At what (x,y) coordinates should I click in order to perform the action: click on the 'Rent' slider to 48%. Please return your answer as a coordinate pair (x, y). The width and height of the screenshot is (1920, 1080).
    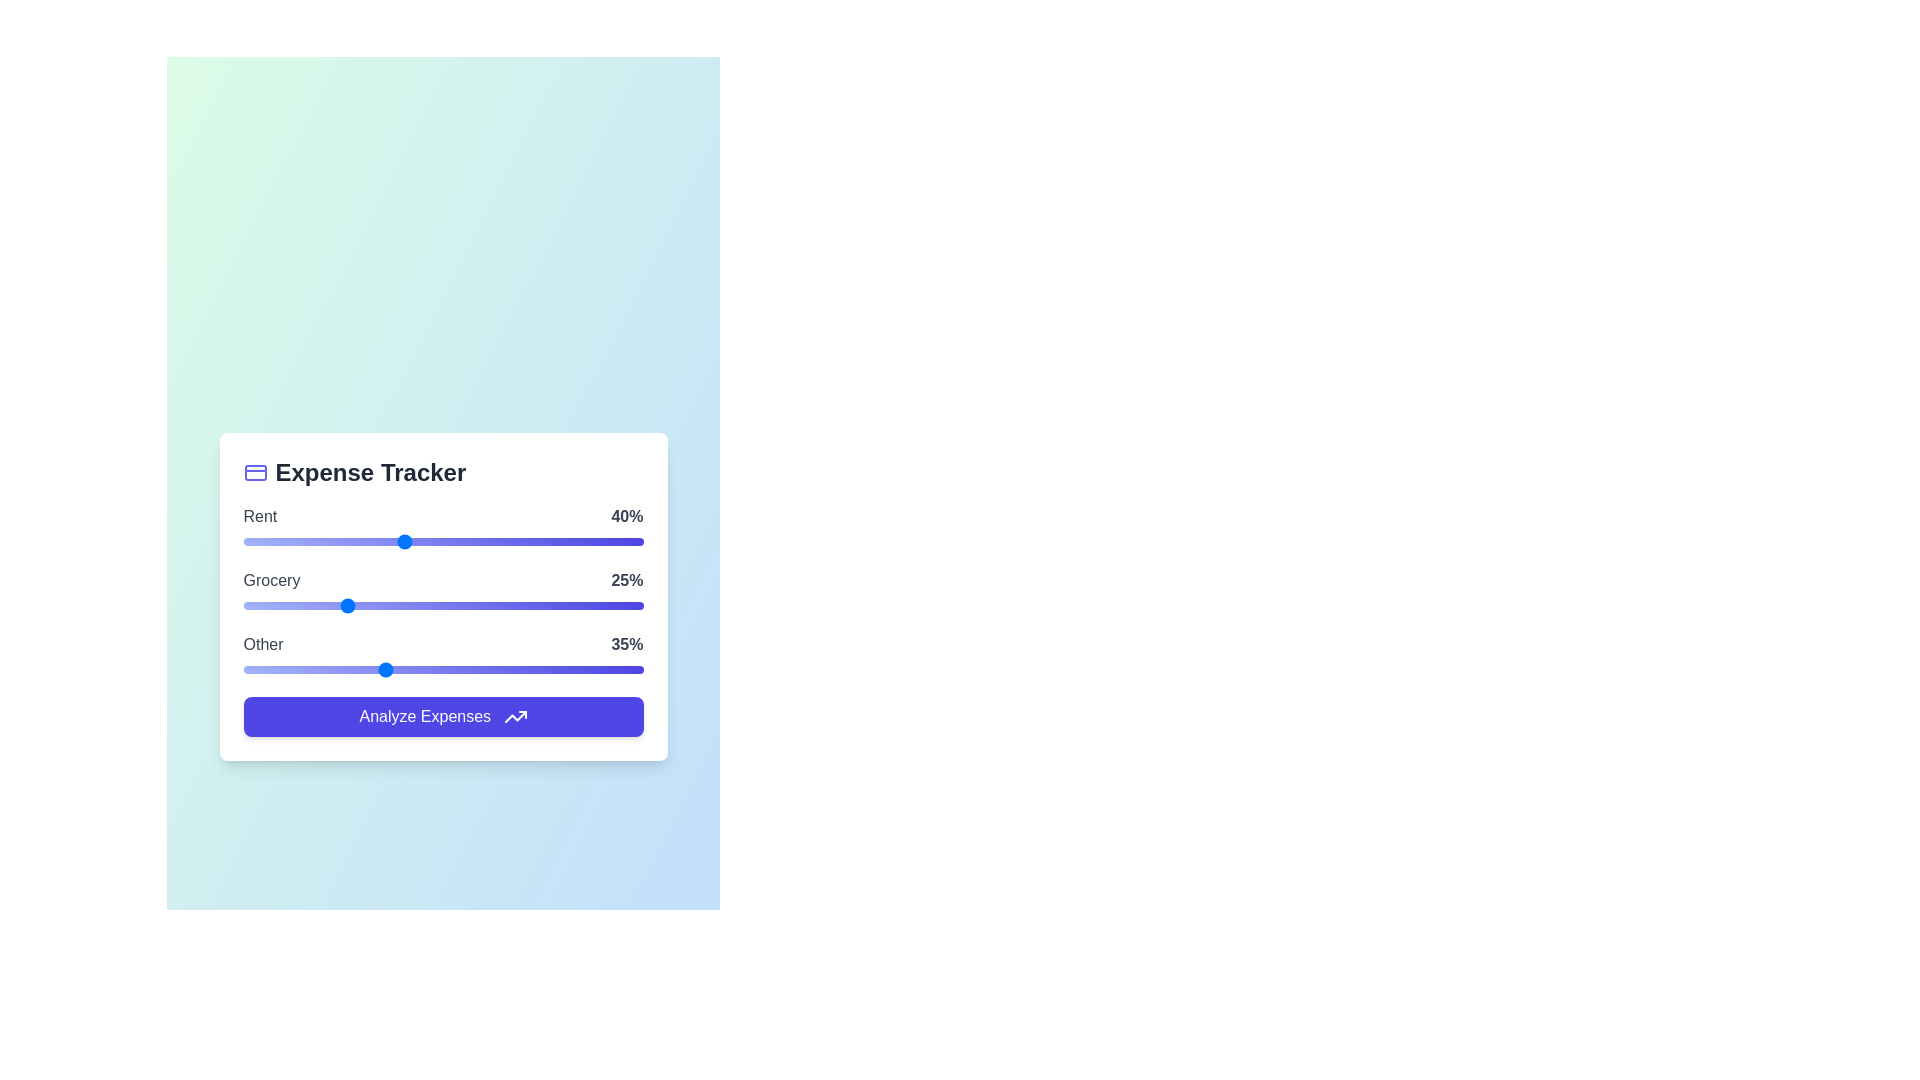
    Looking at the image, I should click on (434, 541).